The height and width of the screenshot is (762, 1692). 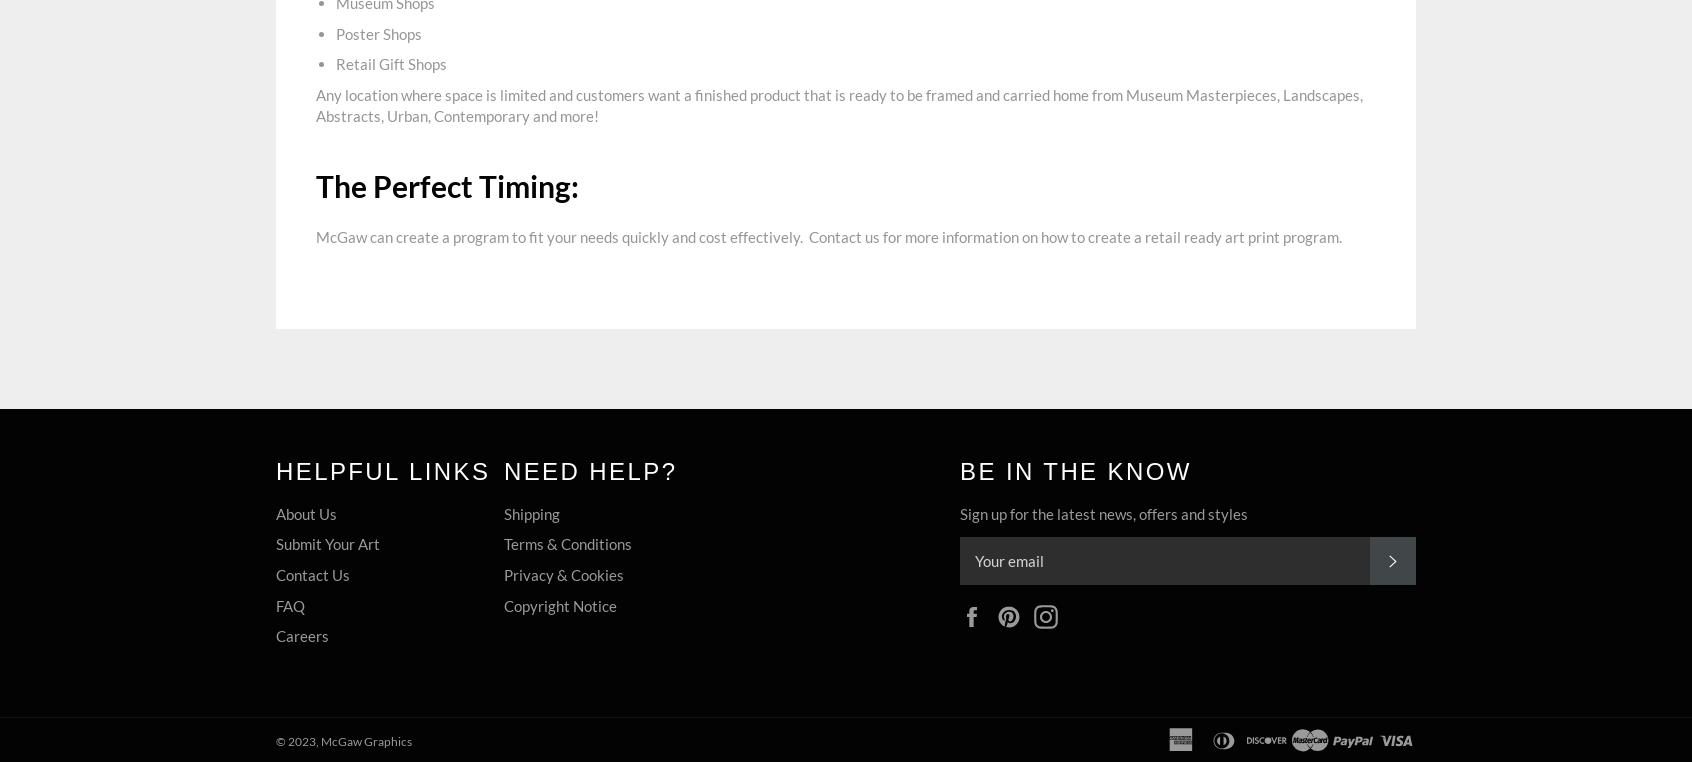 I want to click on 'About Us', so click(x=305, y=511).